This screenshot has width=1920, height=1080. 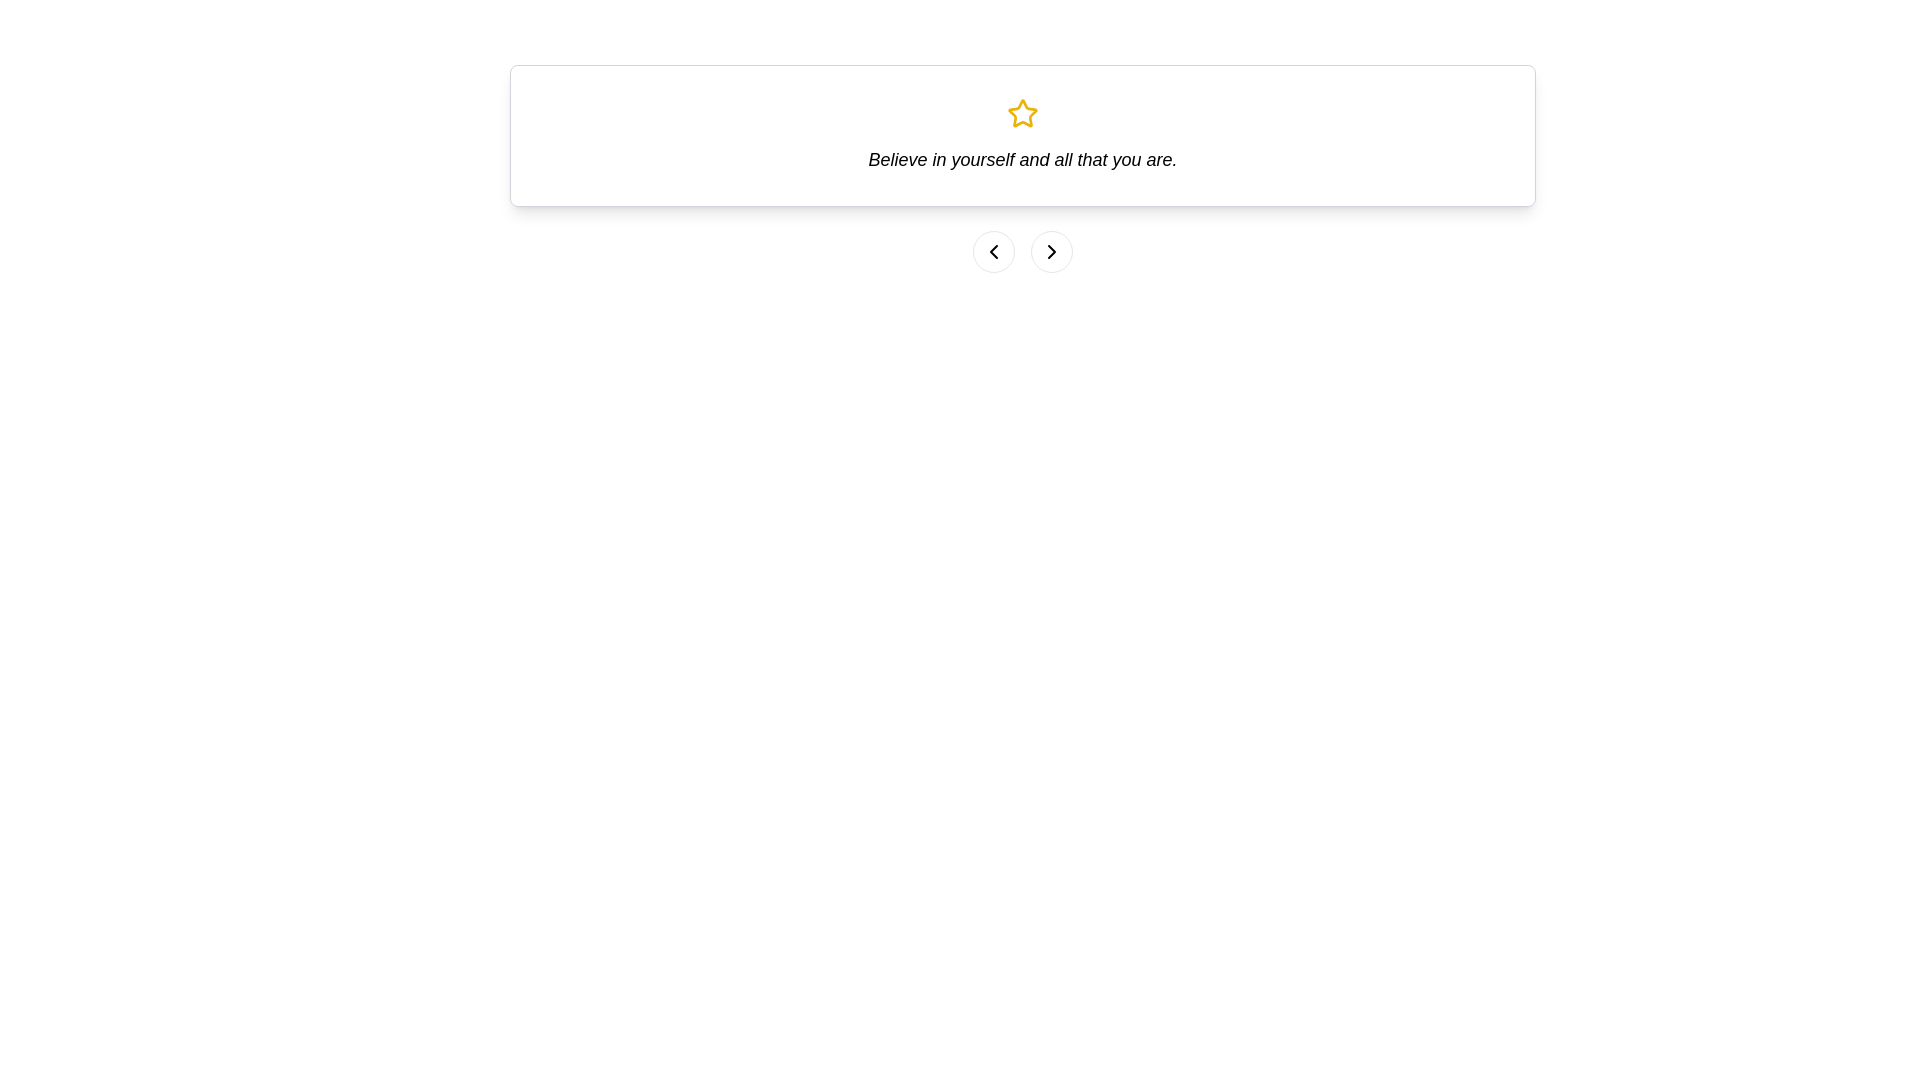 What do you see at coordinates (993, 250) in the screenshot?
I see `the navigation button that allows users to move to the previous item or section in a sequence` at bounding box center [993, 250].